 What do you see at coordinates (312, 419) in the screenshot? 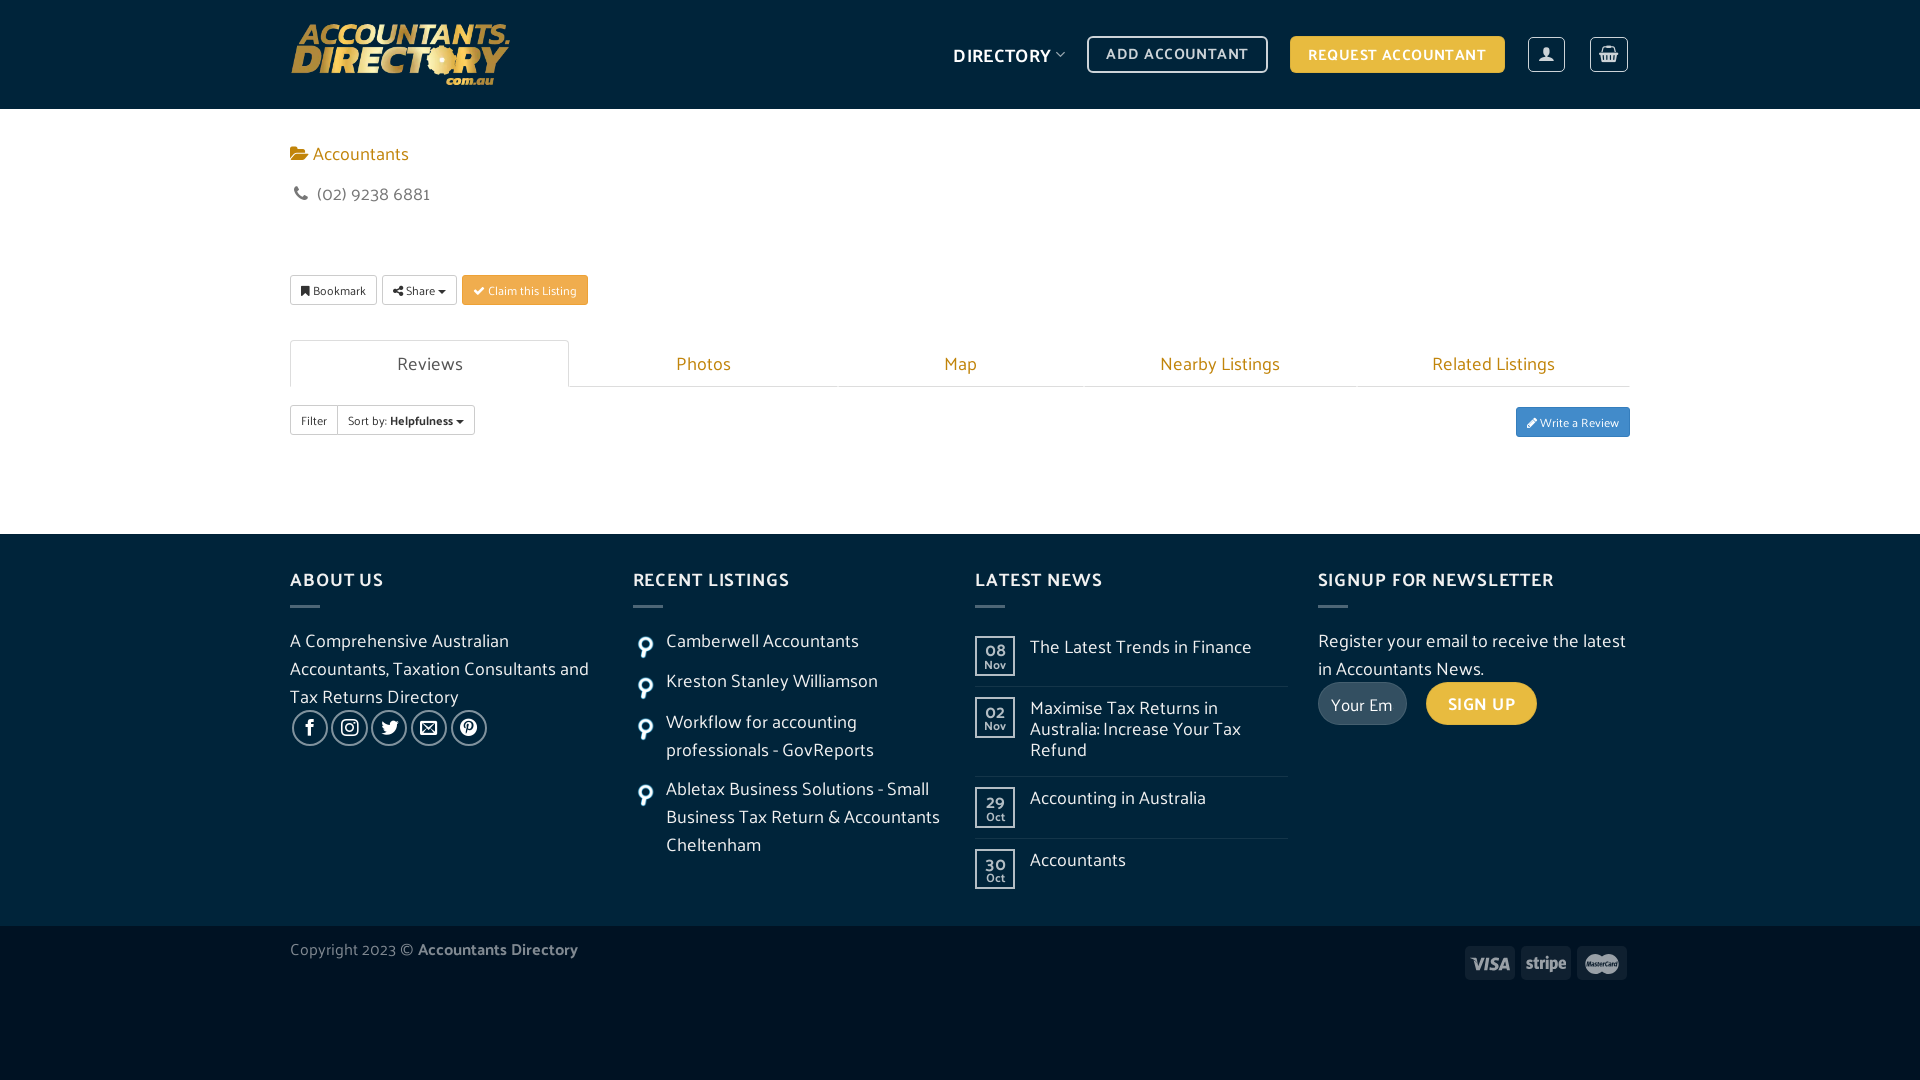
I see `'Filter'` at bounding box center [312, 419].